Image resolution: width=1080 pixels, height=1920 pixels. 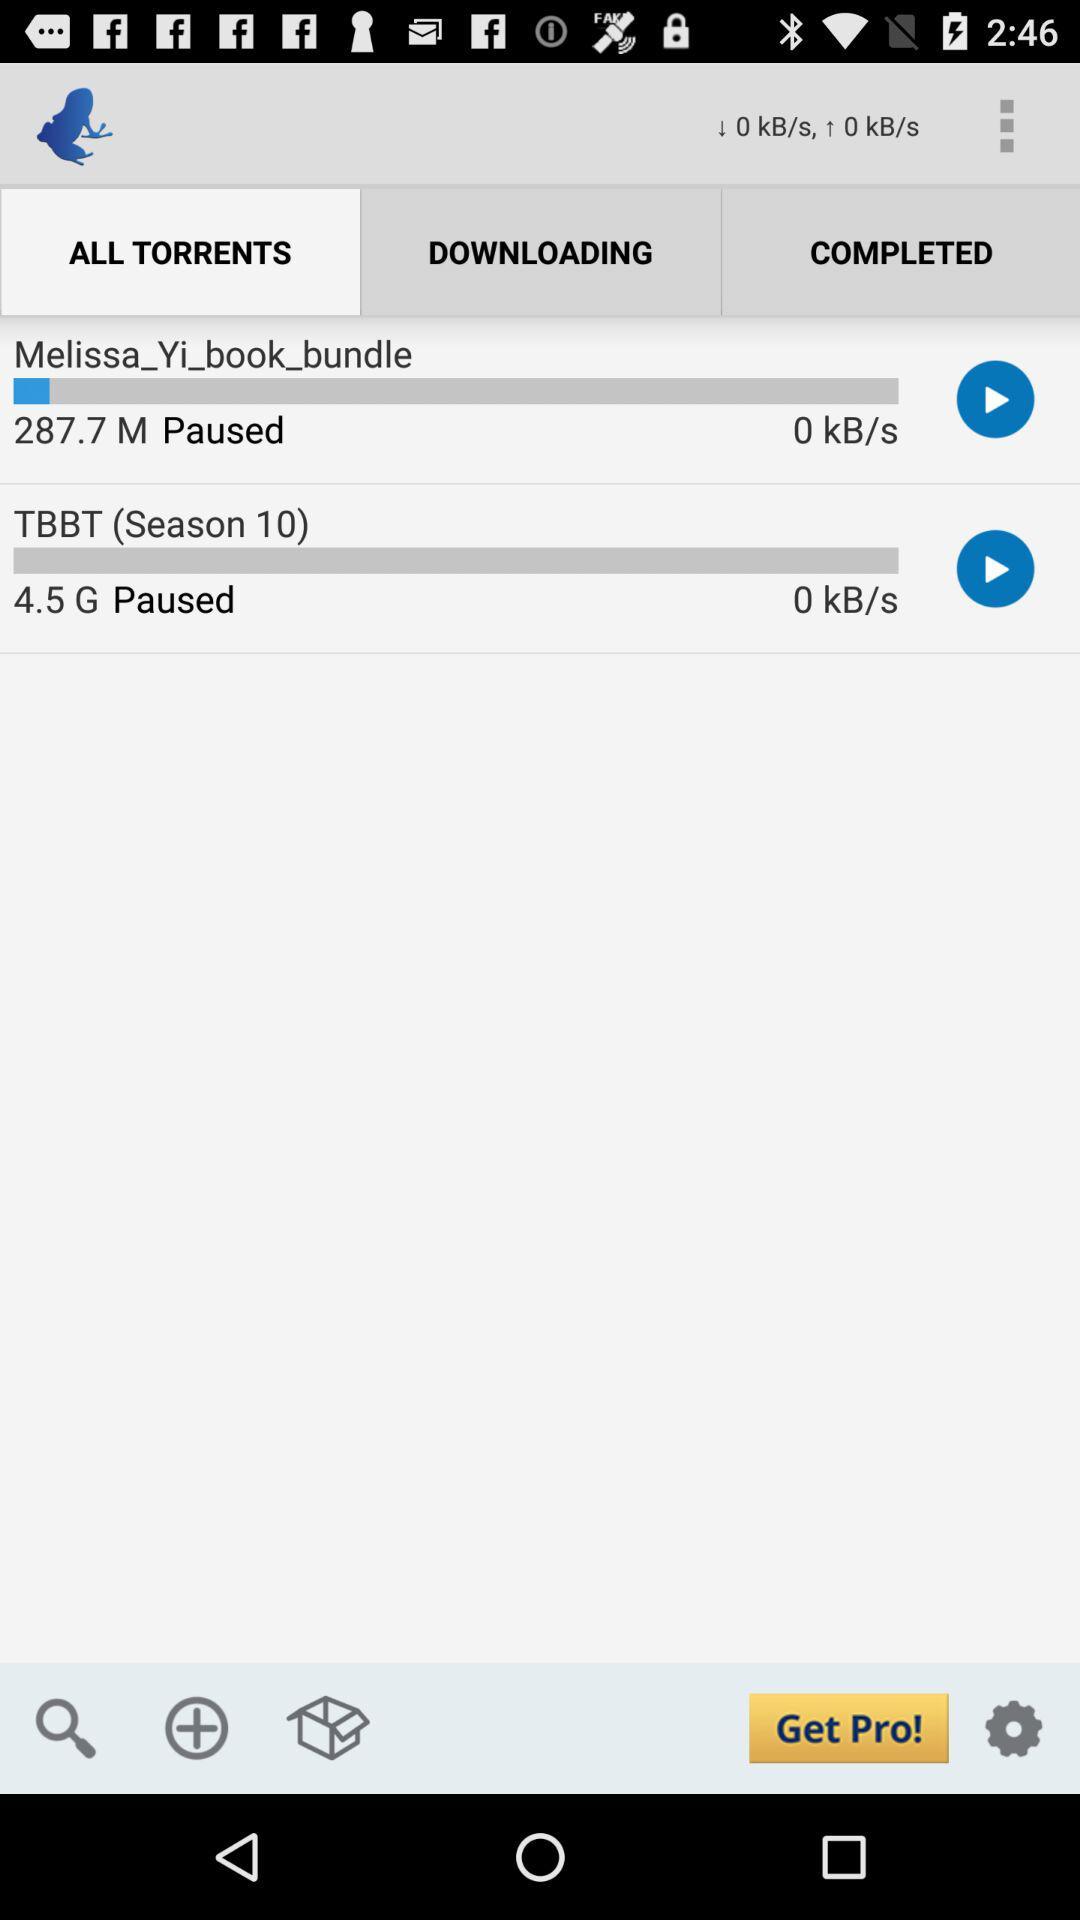 What do you see at coordinates (55, 597) in the screenshot?
I see `4.5 g item` at bounding box center [55, 597].